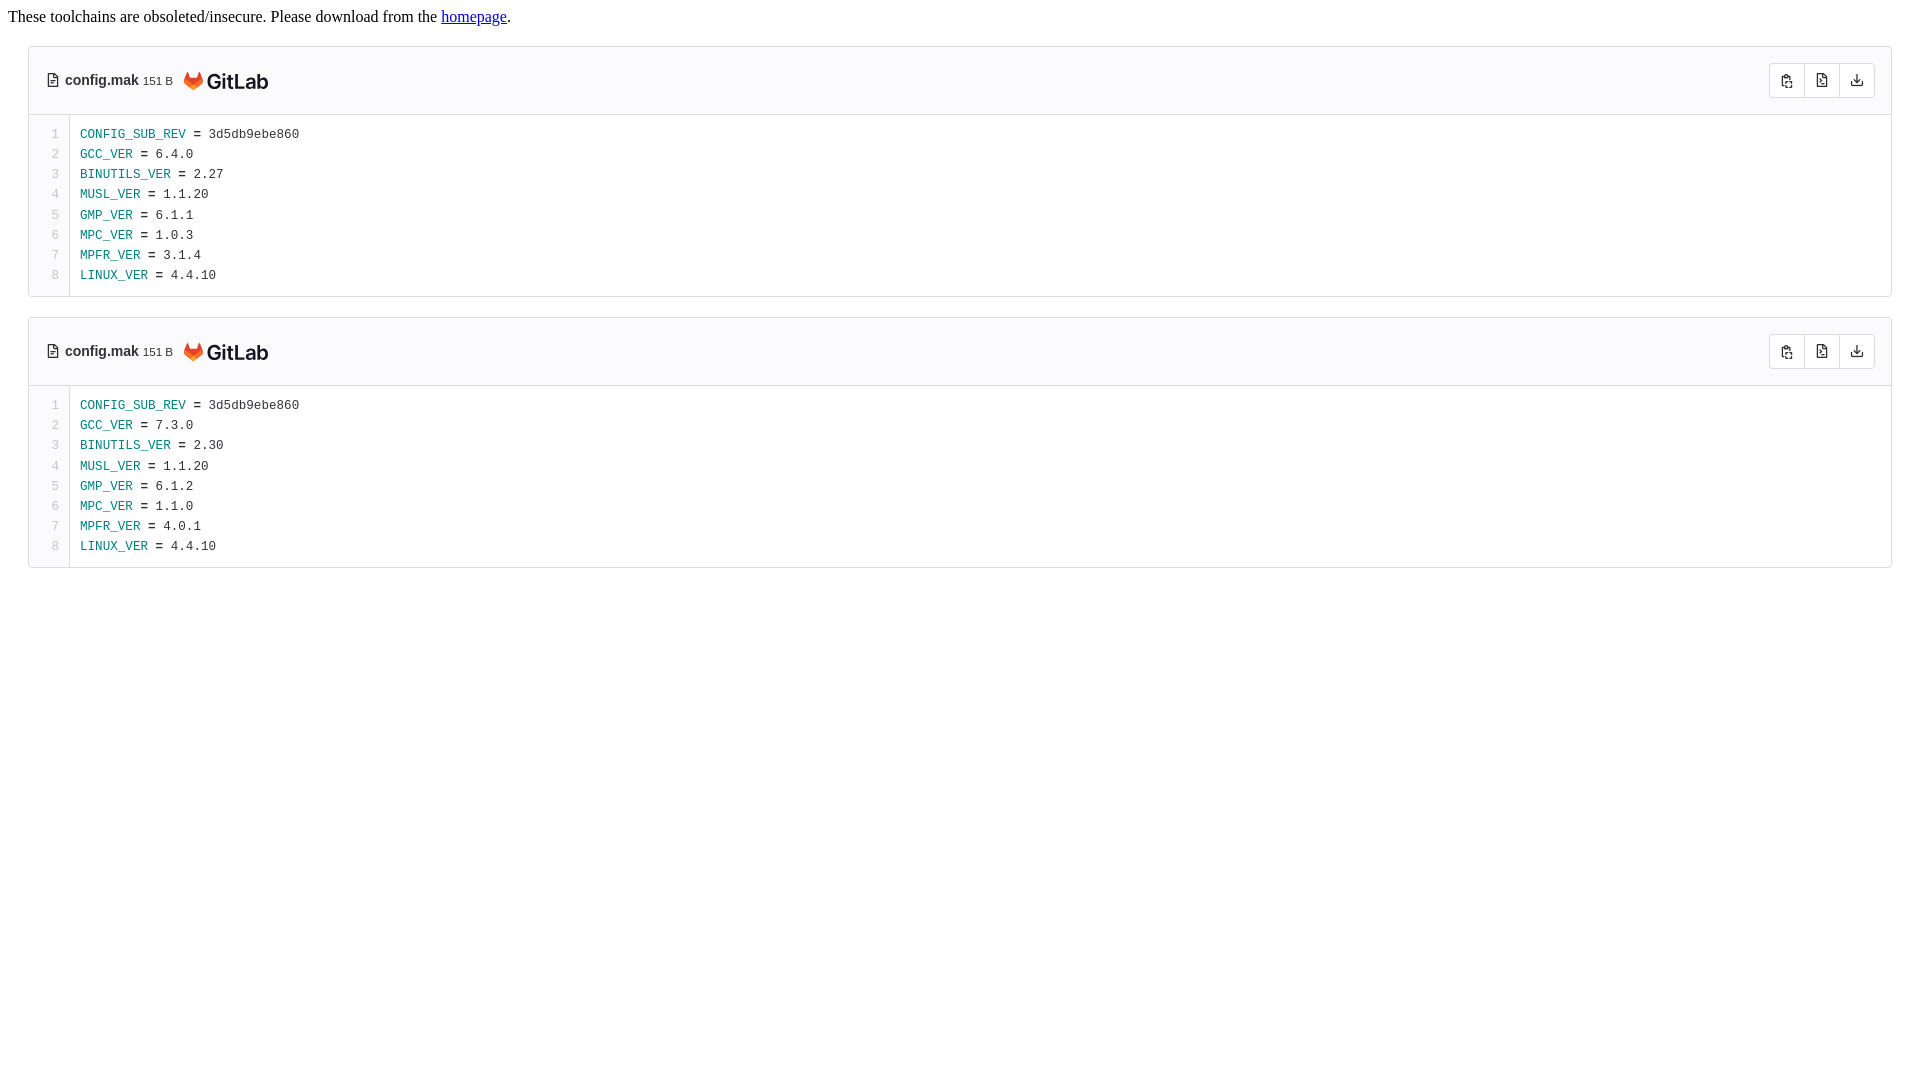  Describe the element at coordinates (1786, 79) in the screenshot. I see `'Copy snippet contents'` at that location.